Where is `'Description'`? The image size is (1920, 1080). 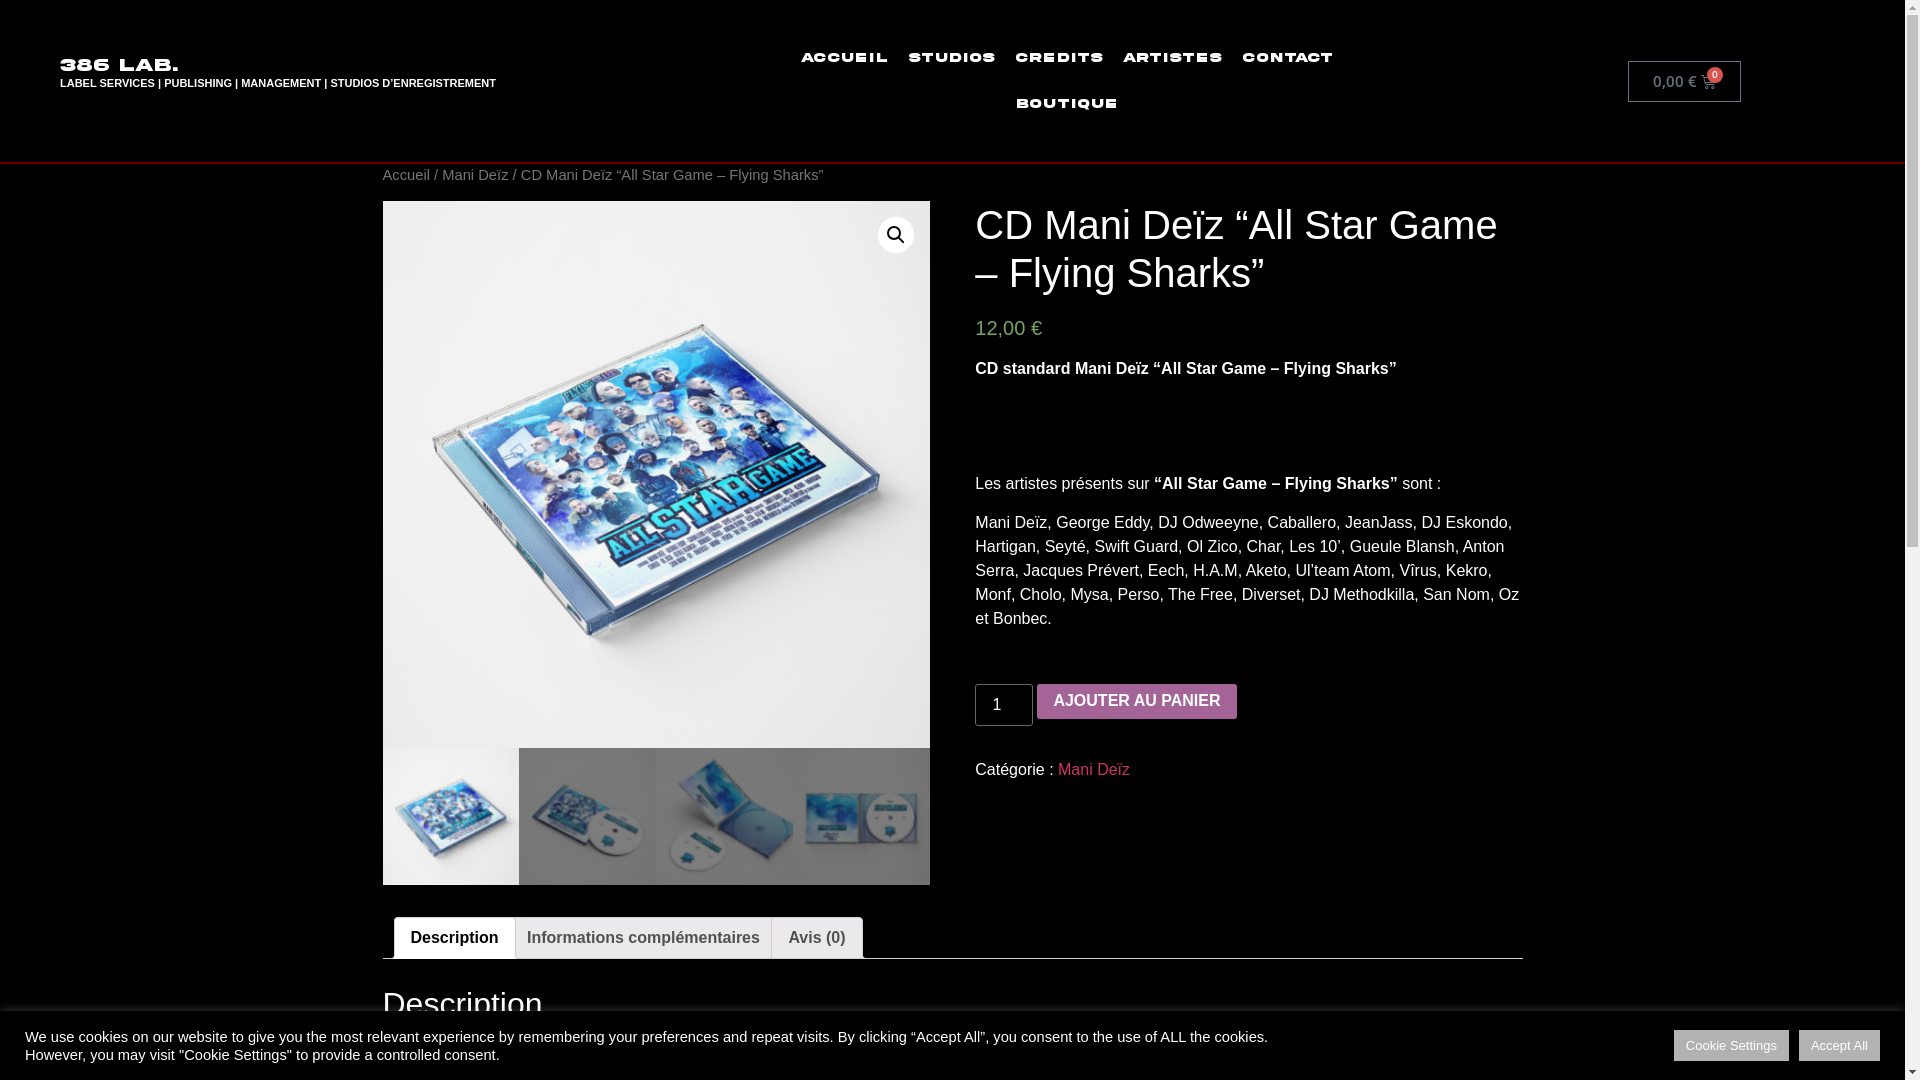 'Description' is located at coordinates (408, 937).